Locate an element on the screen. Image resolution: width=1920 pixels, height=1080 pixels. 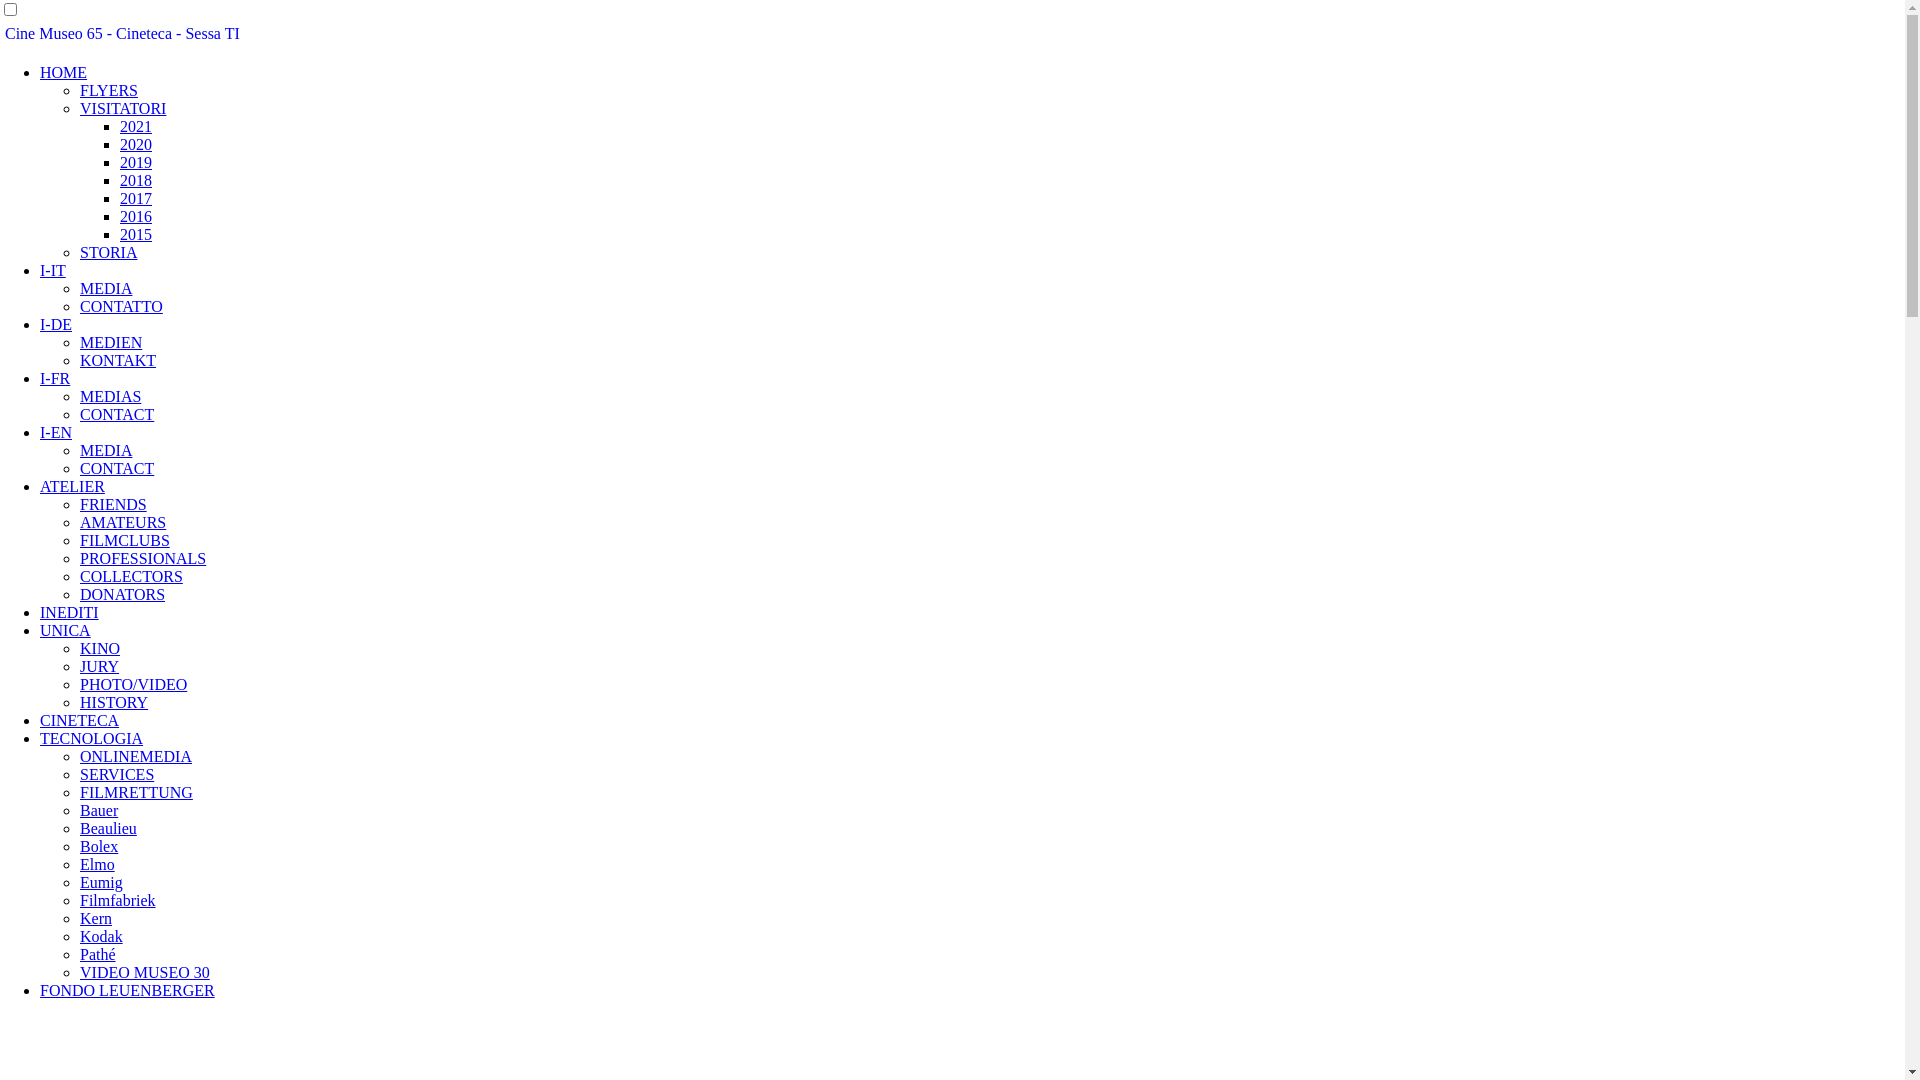
'2016' is located at coordinates (134, 216).